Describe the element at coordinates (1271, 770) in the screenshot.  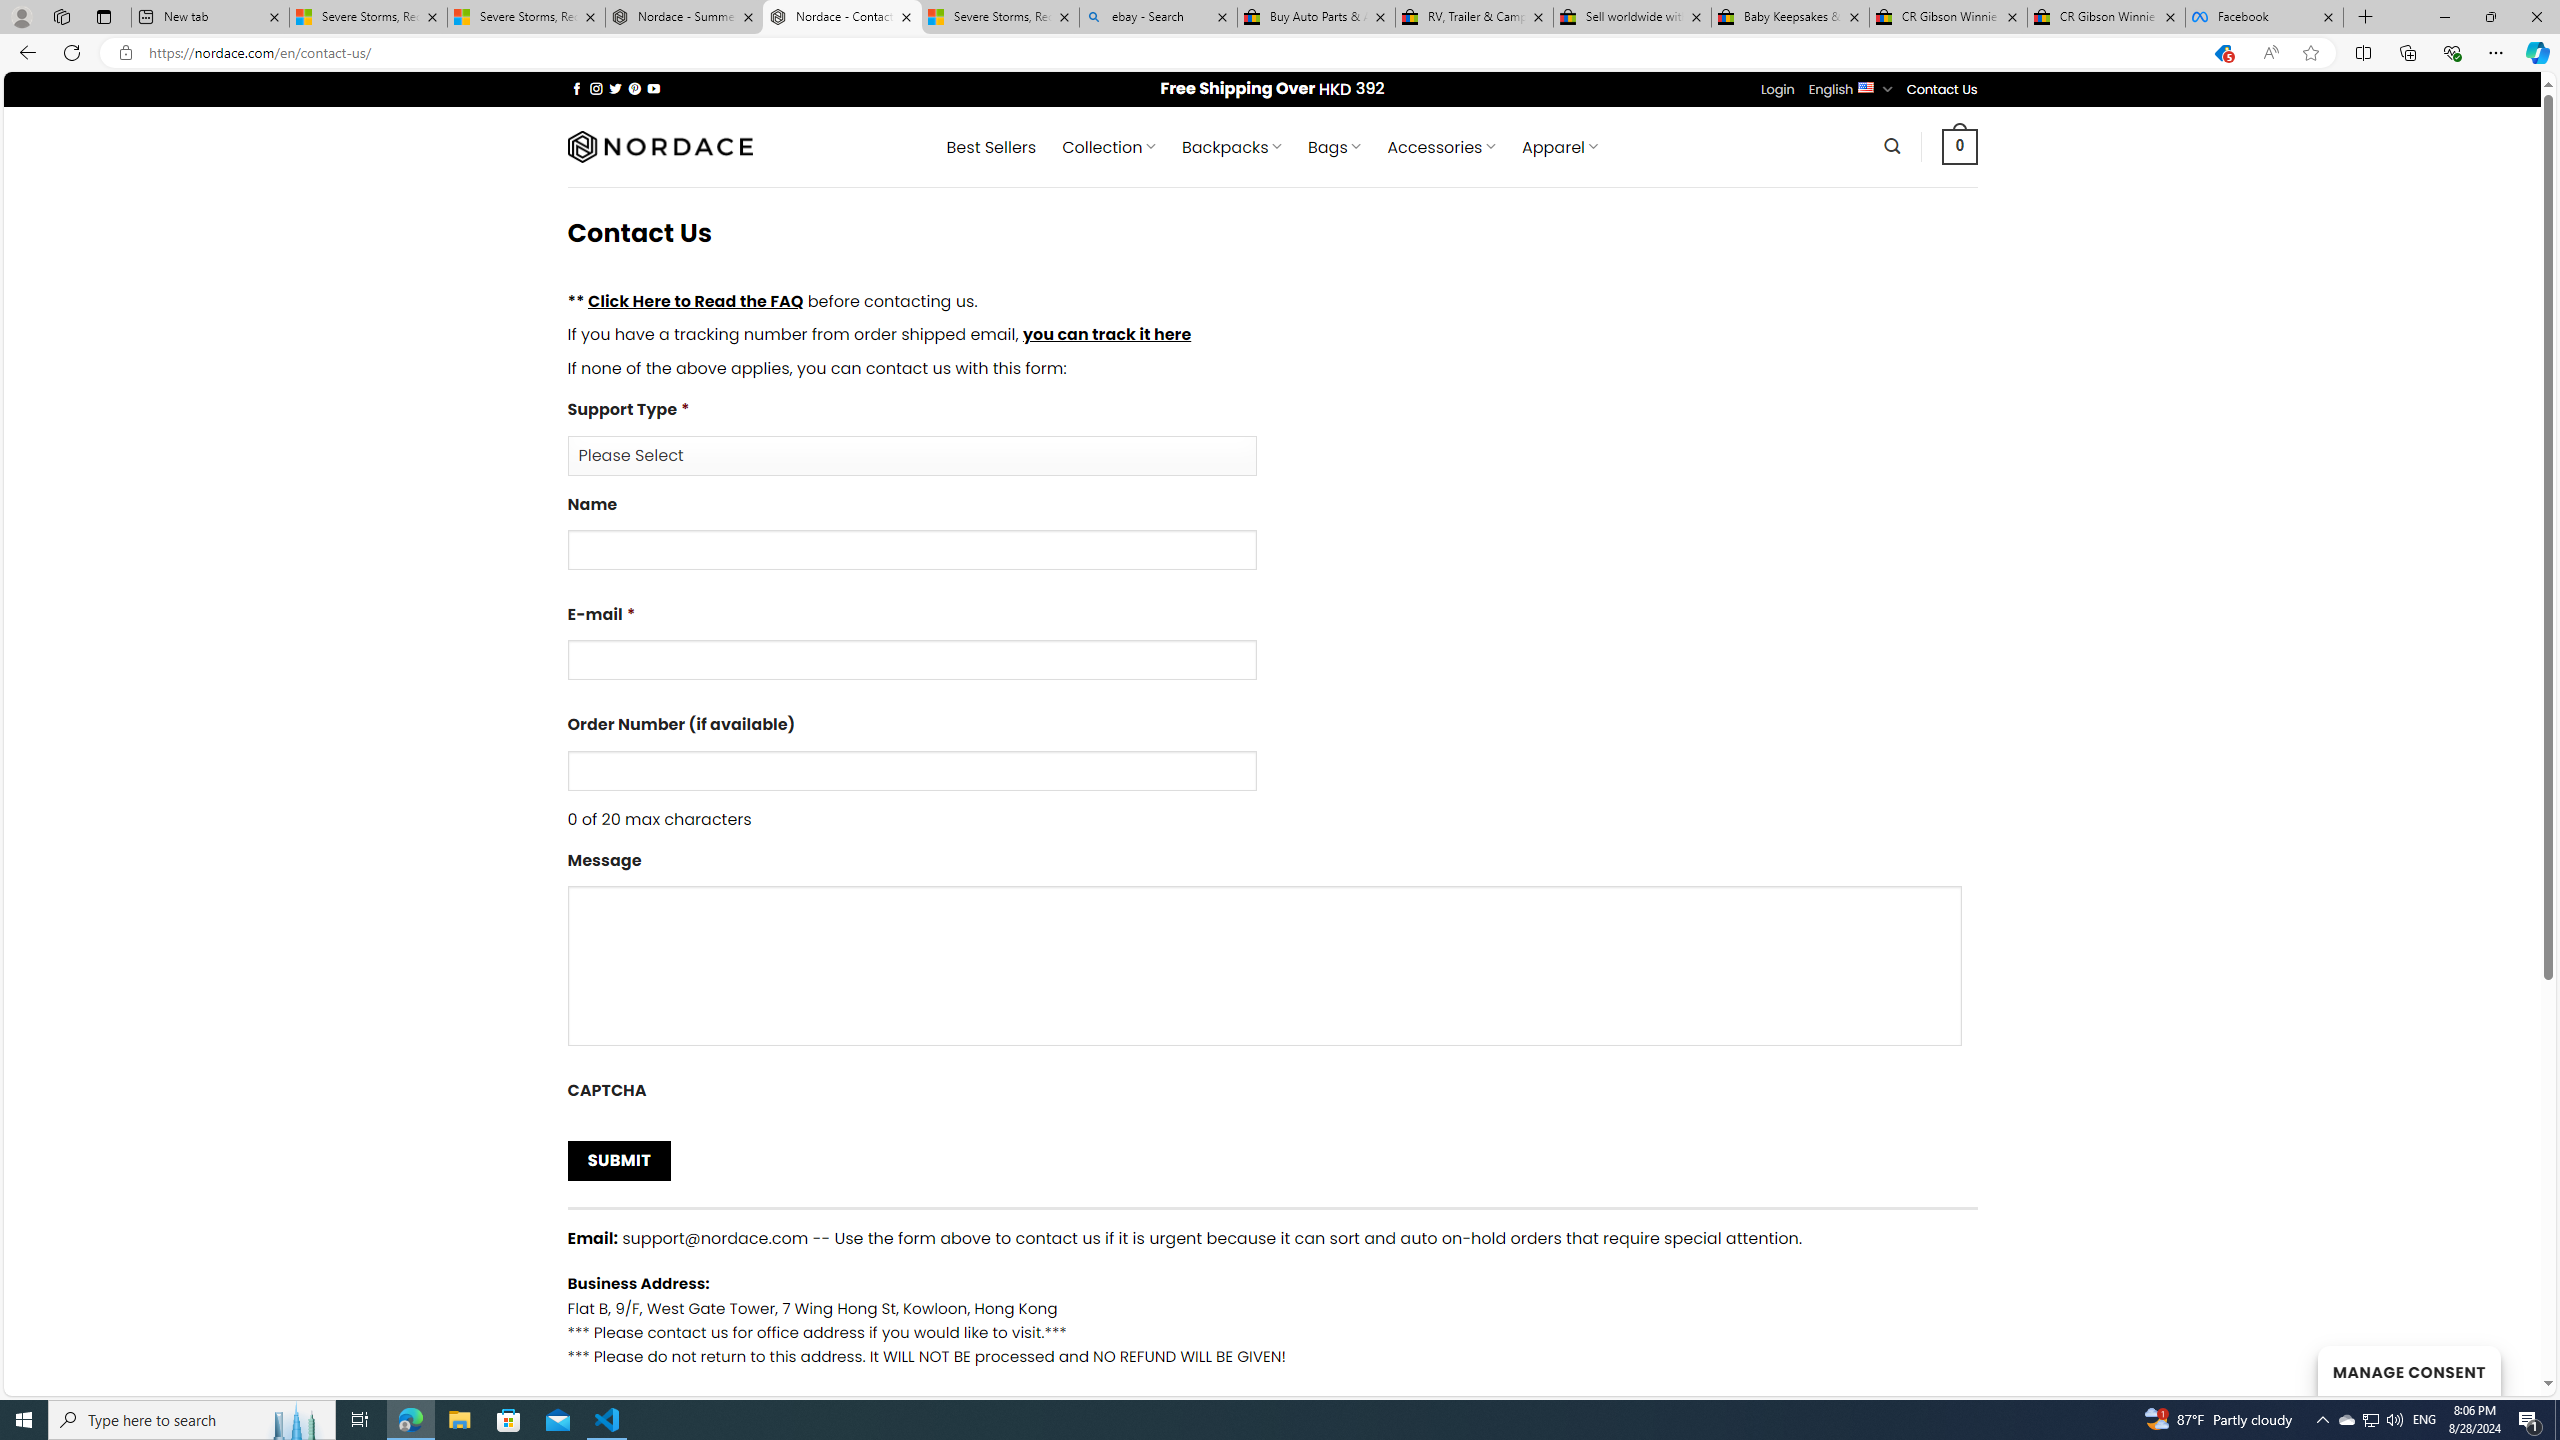
I see `'Order Number (if available)0 of 20 max characters'` at that location.